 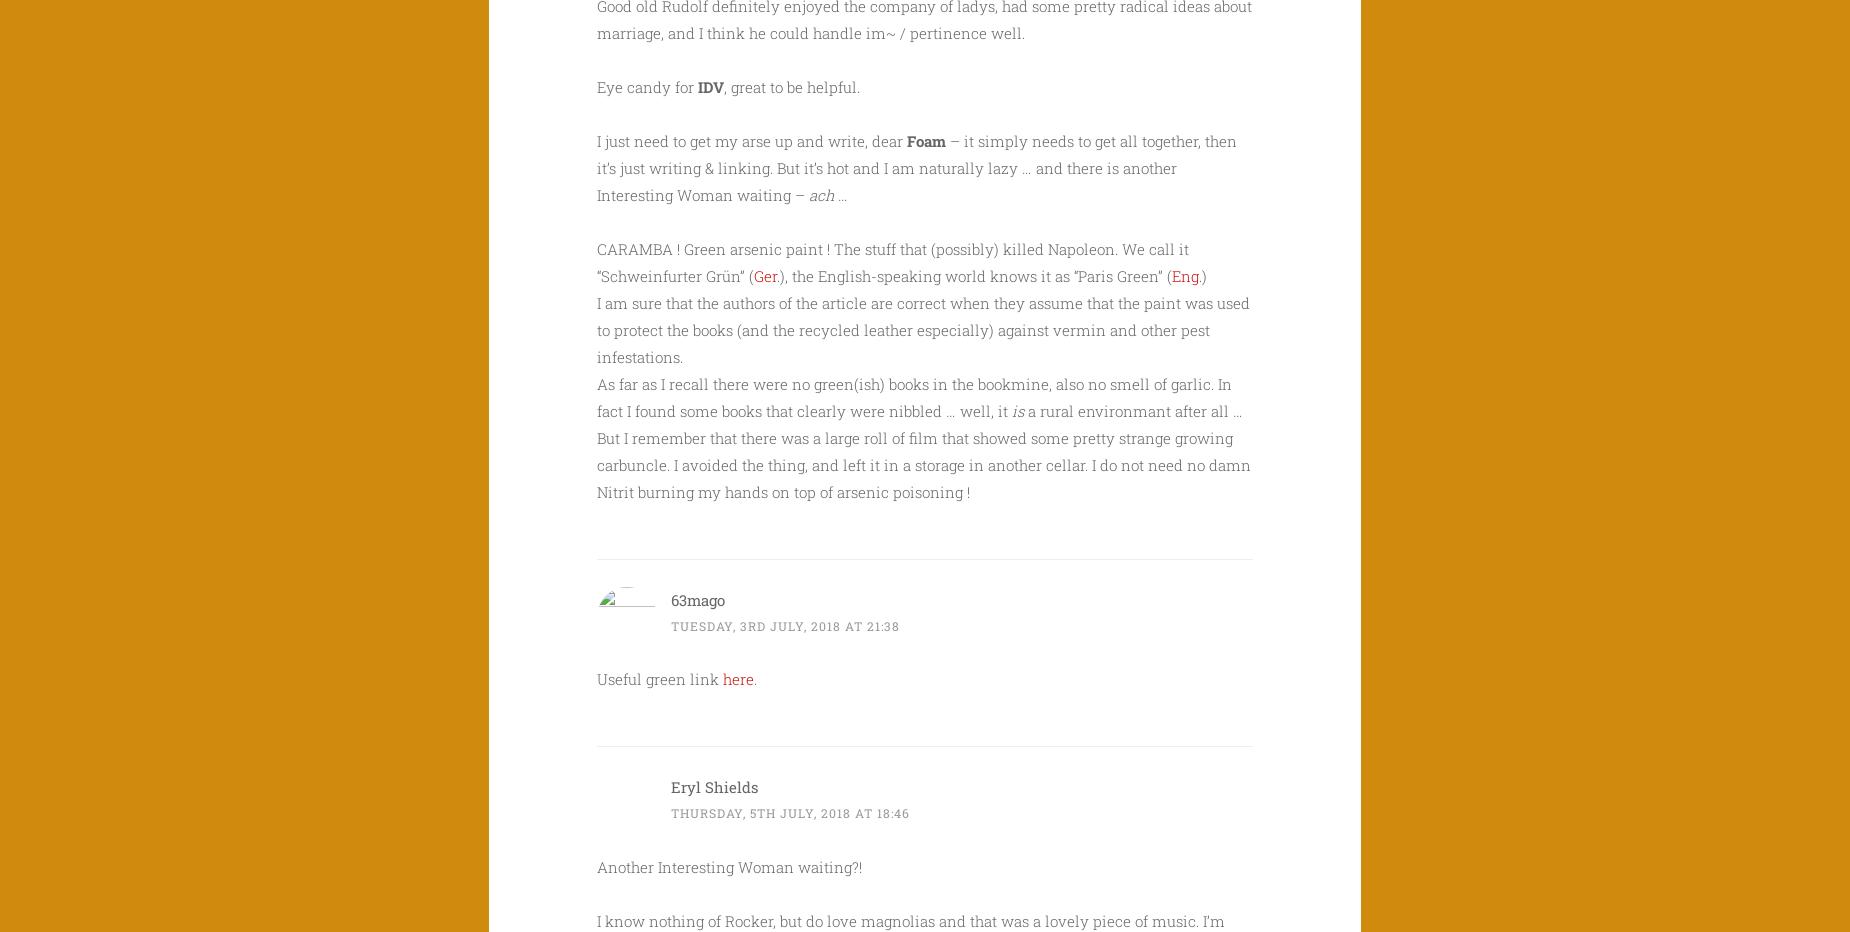 I want to click on 'IDV', so click(x=698, y=86).